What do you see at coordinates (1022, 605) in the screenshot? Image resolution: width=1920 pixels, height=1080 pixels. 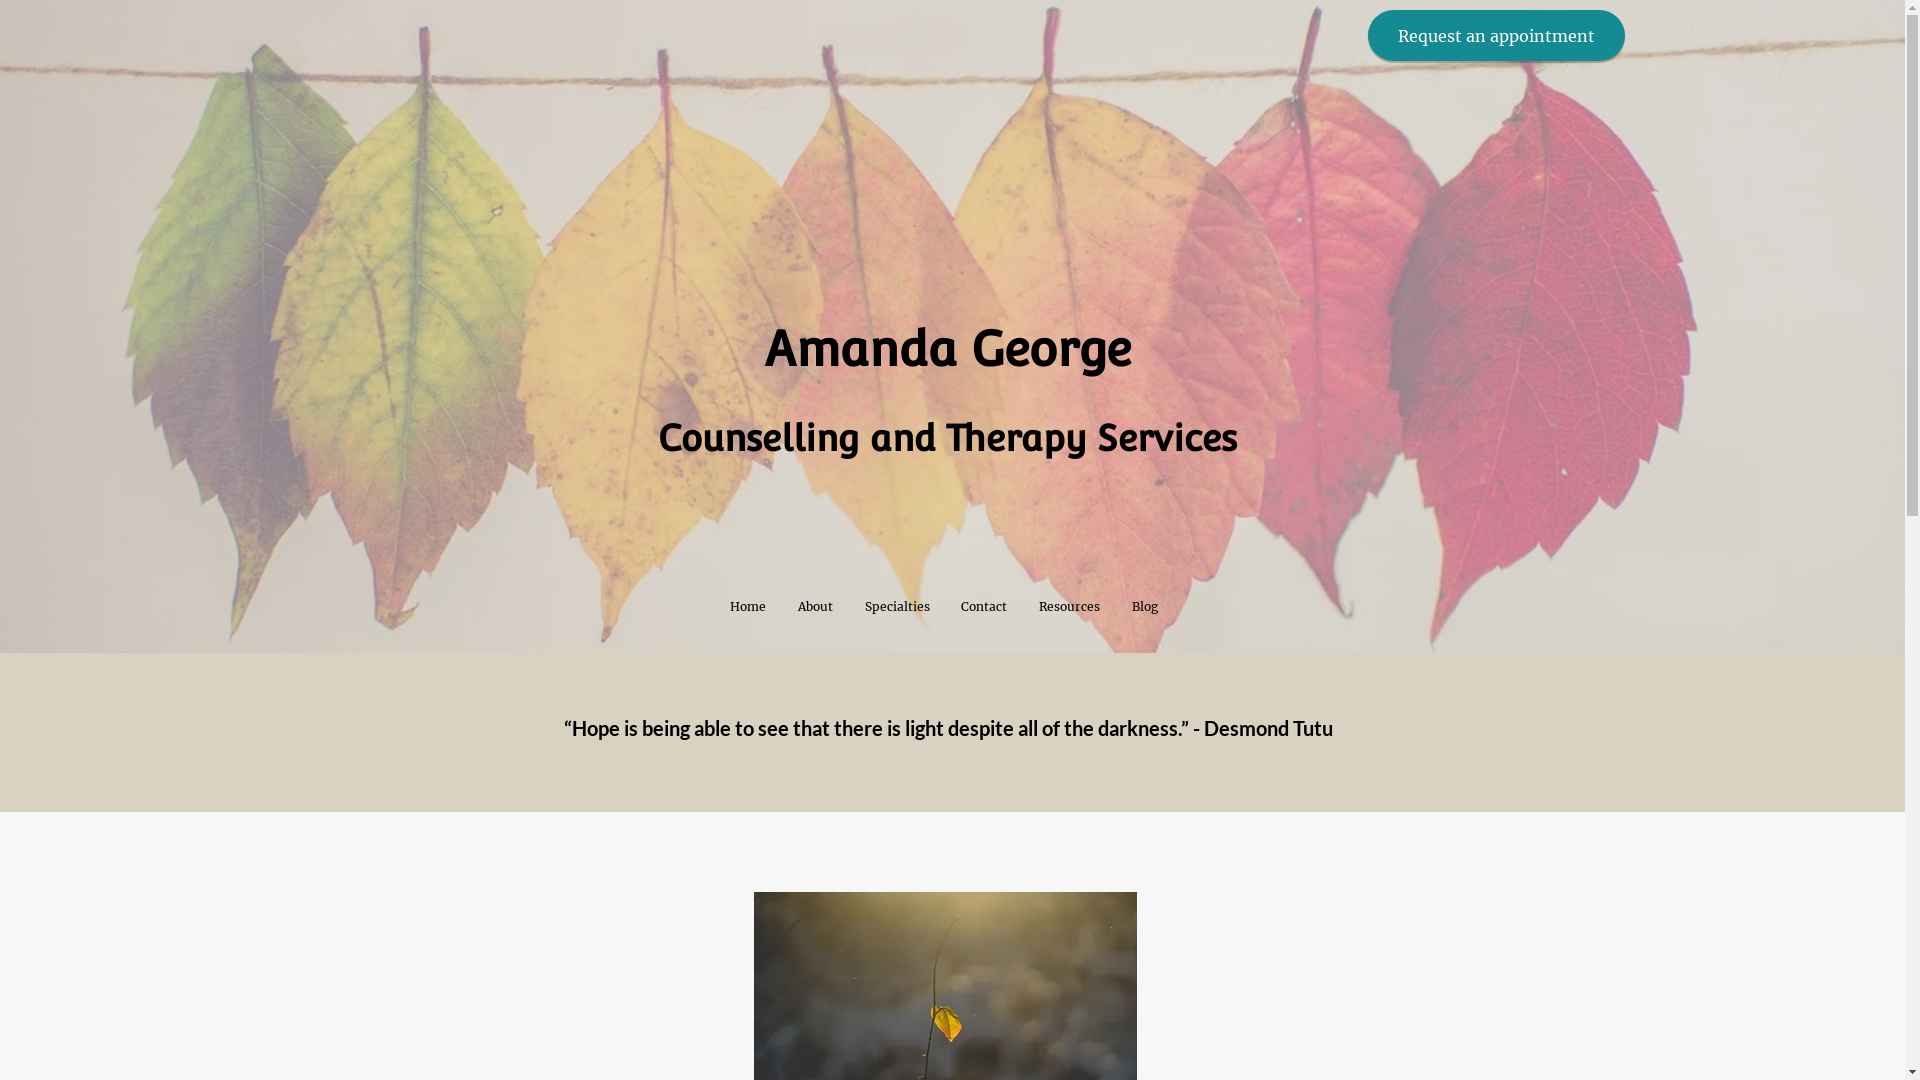 I see `'Resources'` at bounding box center [1022, 605].